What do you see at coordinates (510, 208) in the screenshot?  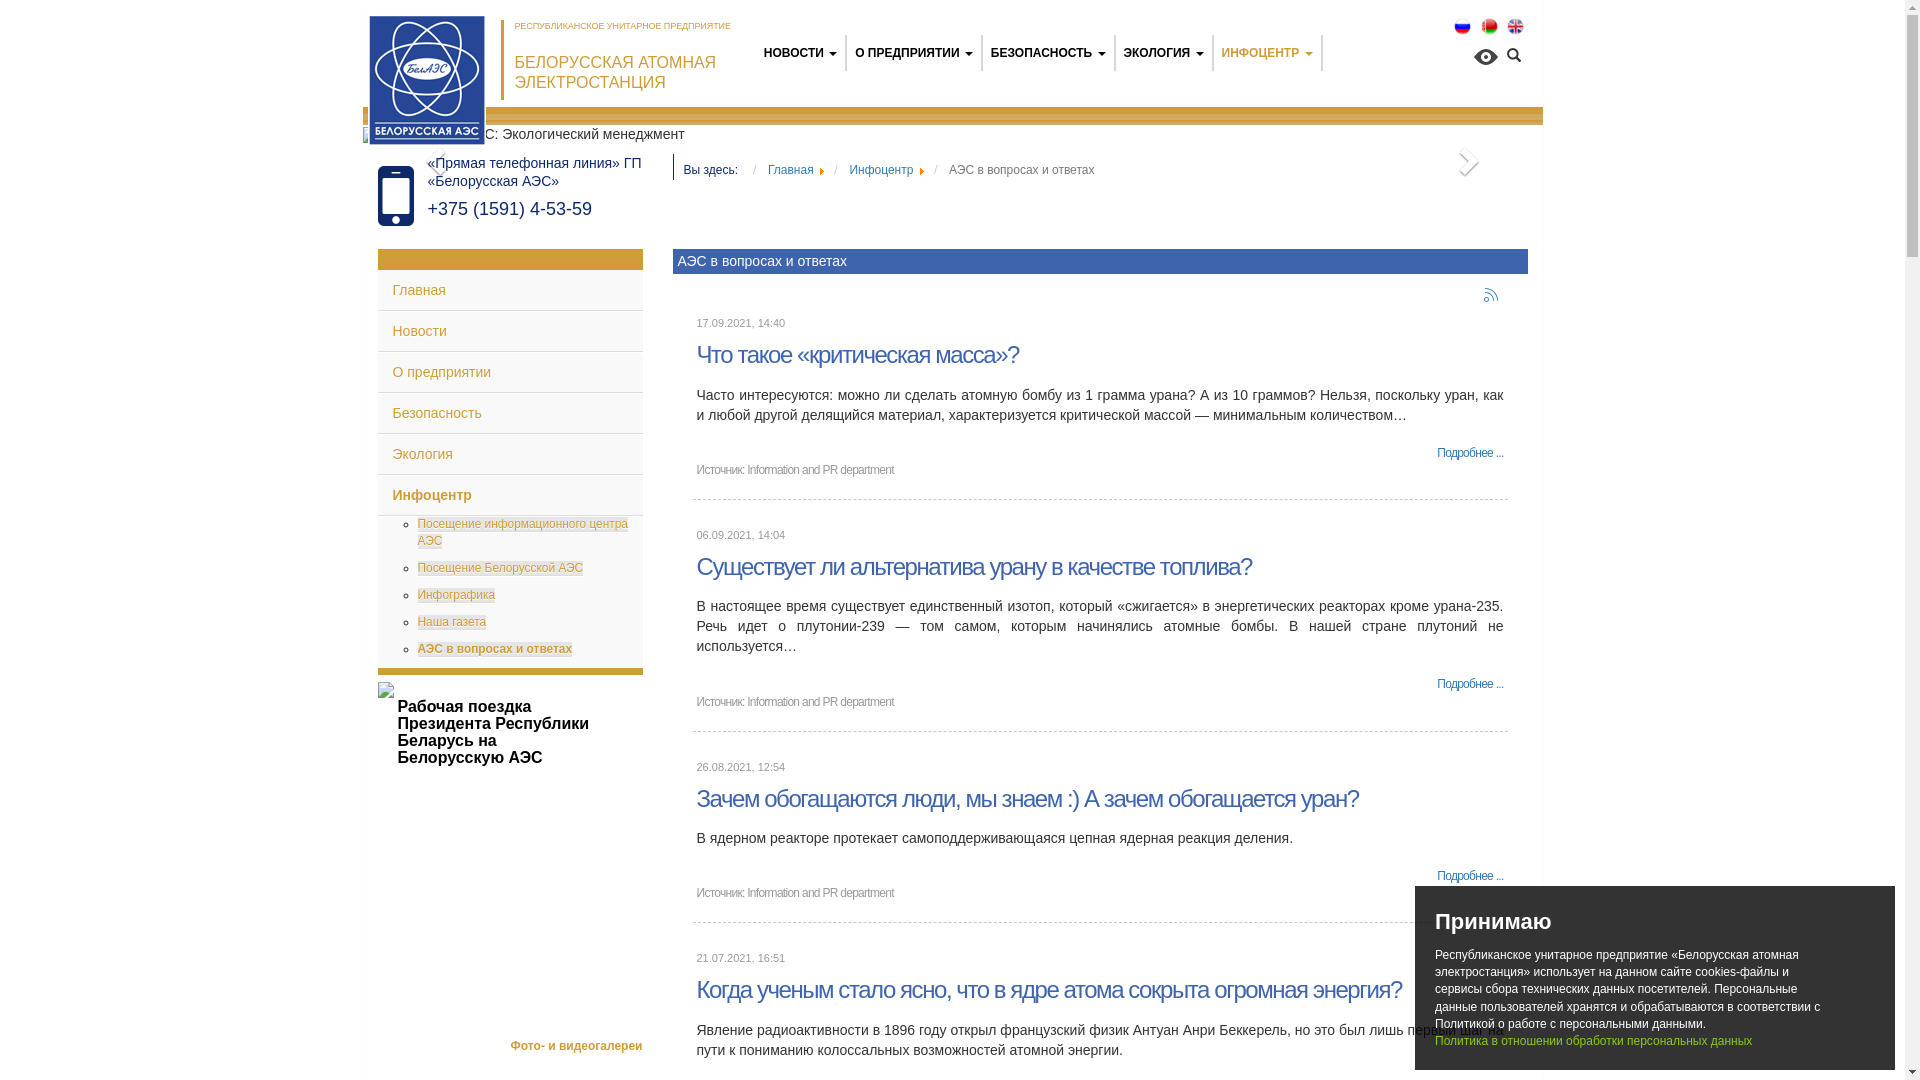 I see `'+375 (1591) 4-53-59'` at bounding box center [510, 208].